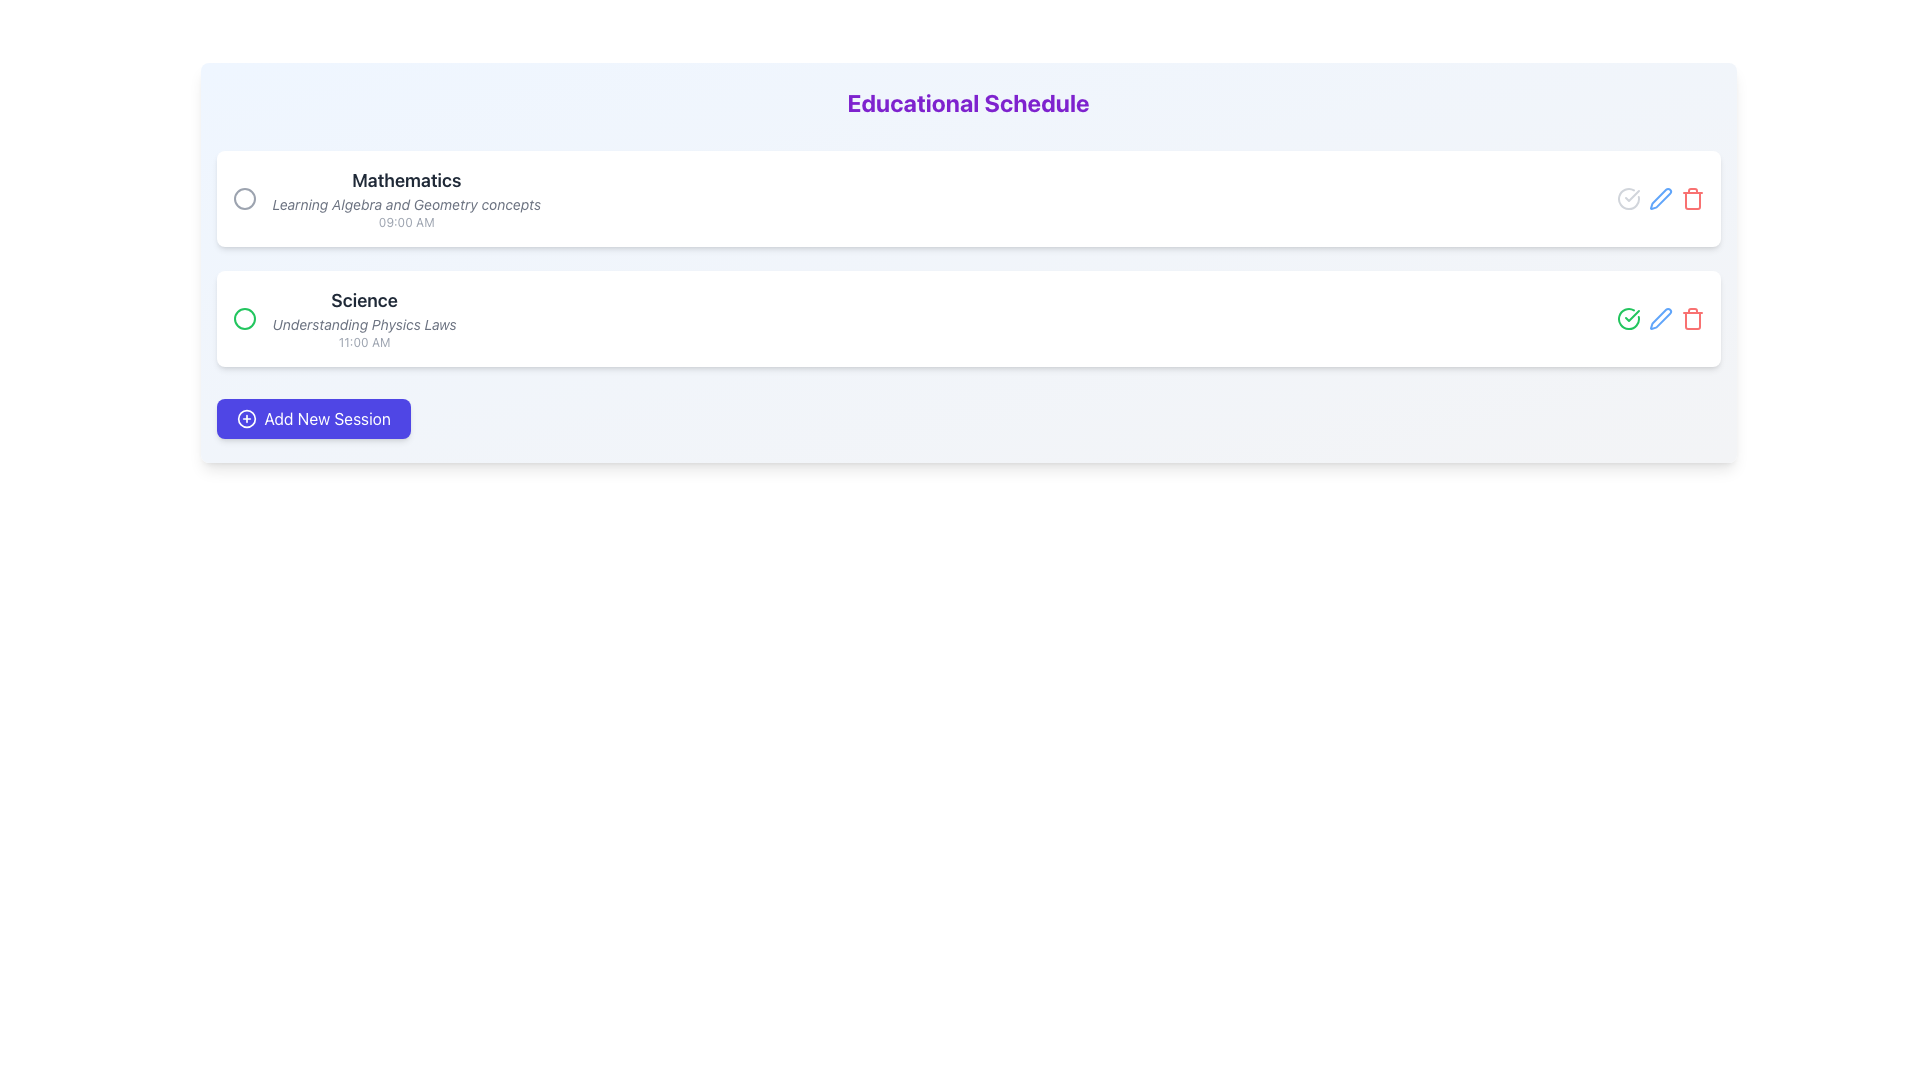 The width and height of the screenshot is (1920, 1080). What do you see at coordinates (245, 418) in the screenshot?
I see `the circle-plus icon located on the left side of the blue 'Add New Session' button at the bottom of the page` at bounding box center [245, 418].